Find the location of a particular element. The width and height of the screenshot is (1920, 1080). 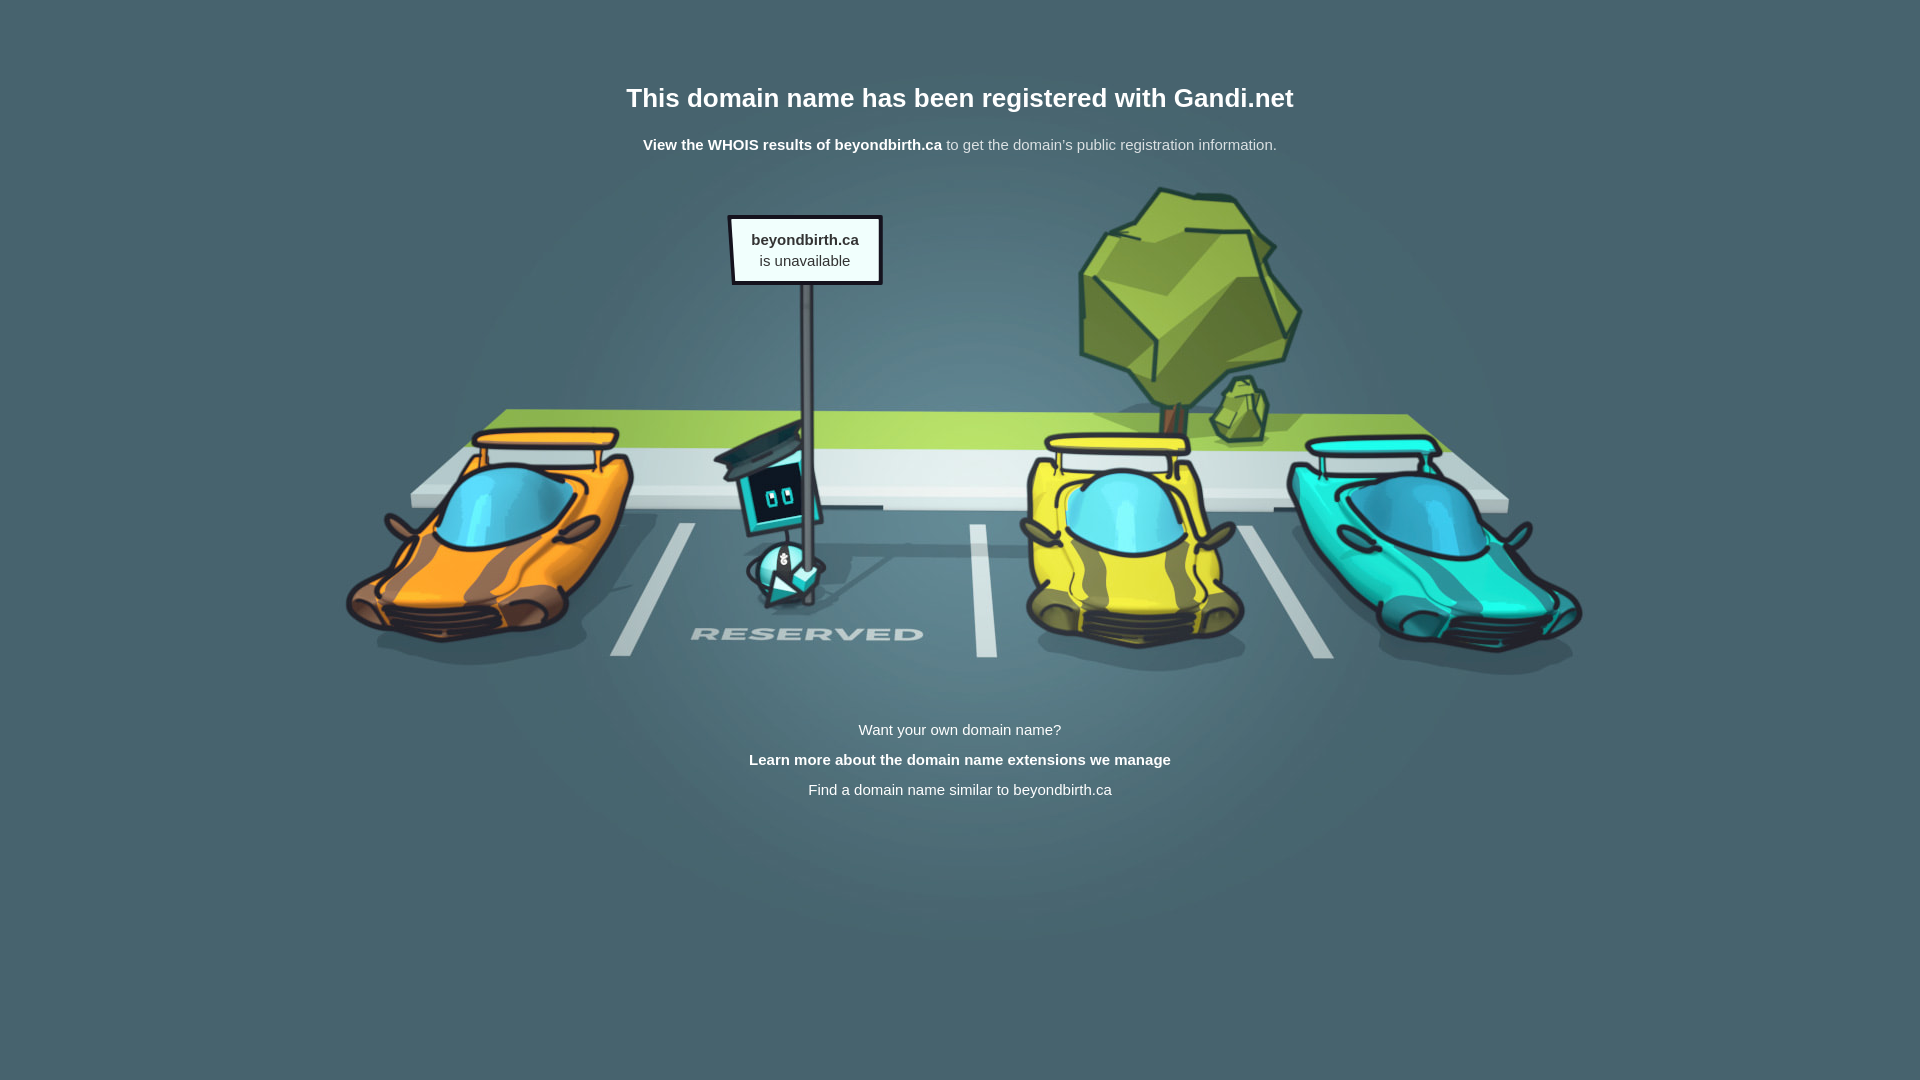

'View the WHOIS results of beyondbirth.ca' is located at coordinates (643, 143).